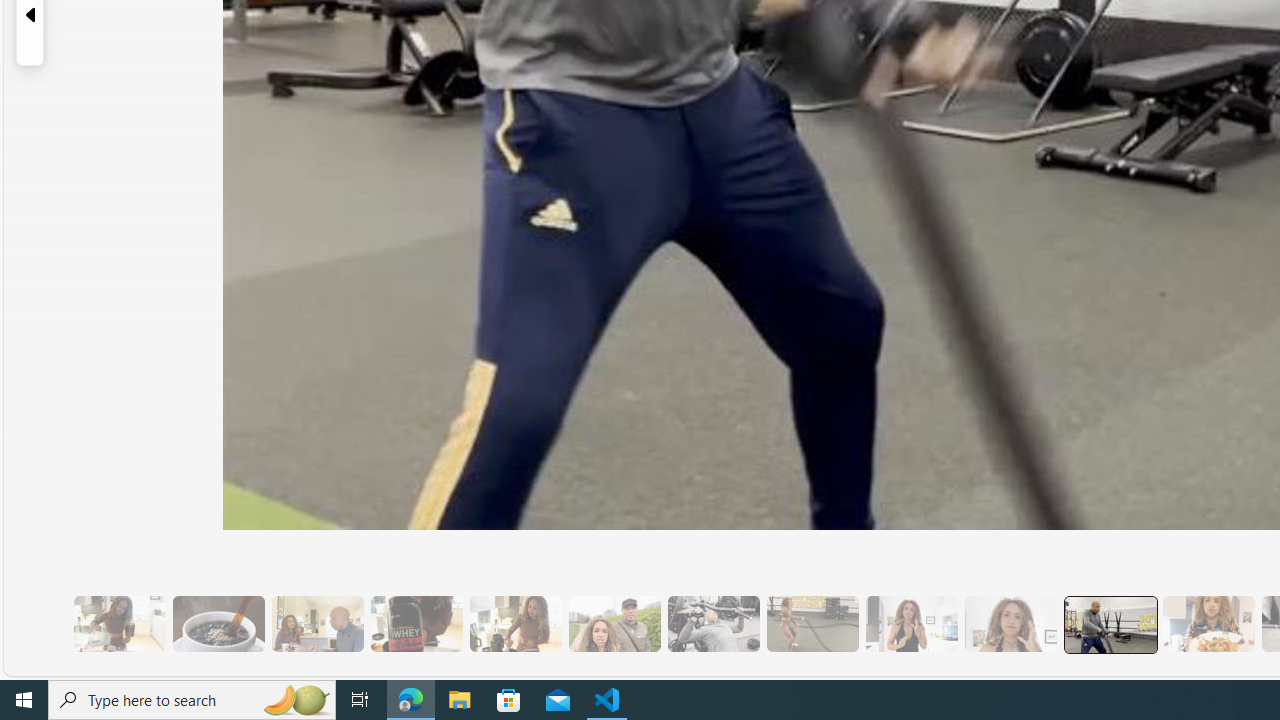  I want to click on '13 Her Husband Does Group Cardio Classs', so click(1108, 623).